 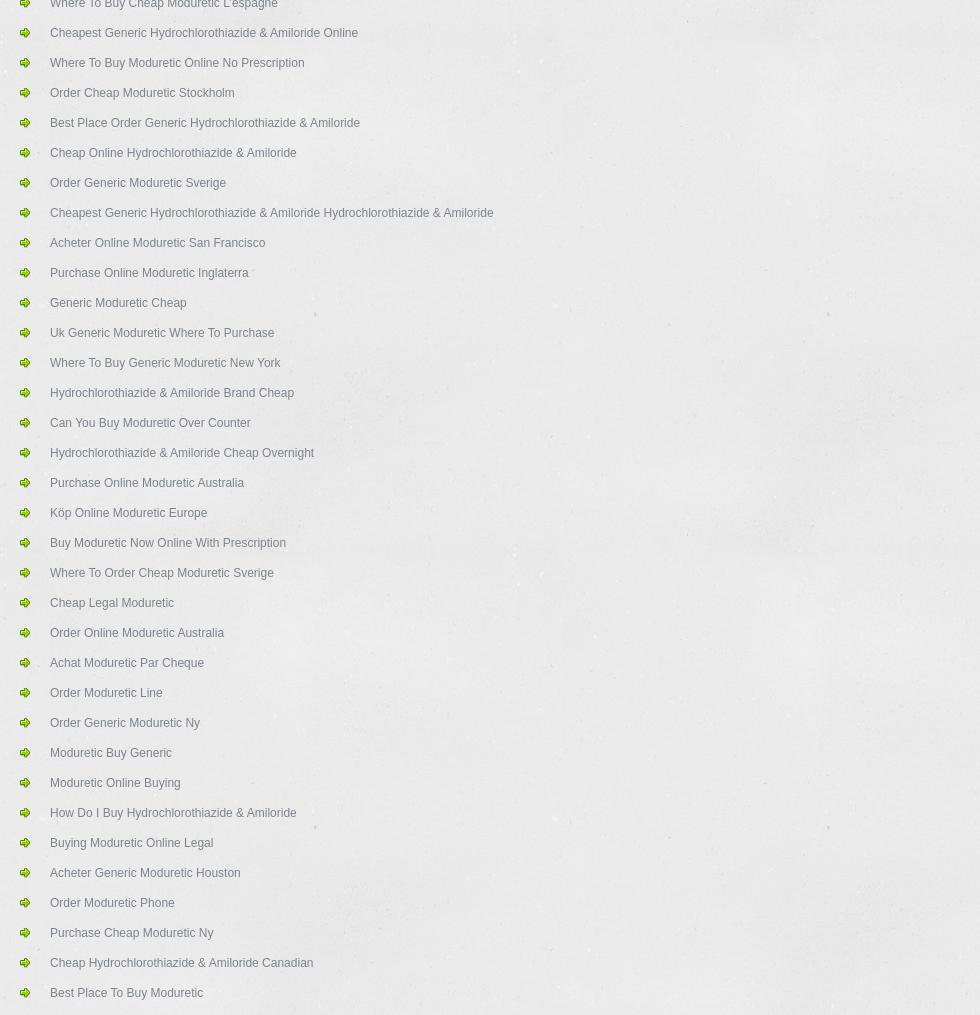 I want to click on 'Best Place To Buy Moduretic', so click(x=49, y=992).